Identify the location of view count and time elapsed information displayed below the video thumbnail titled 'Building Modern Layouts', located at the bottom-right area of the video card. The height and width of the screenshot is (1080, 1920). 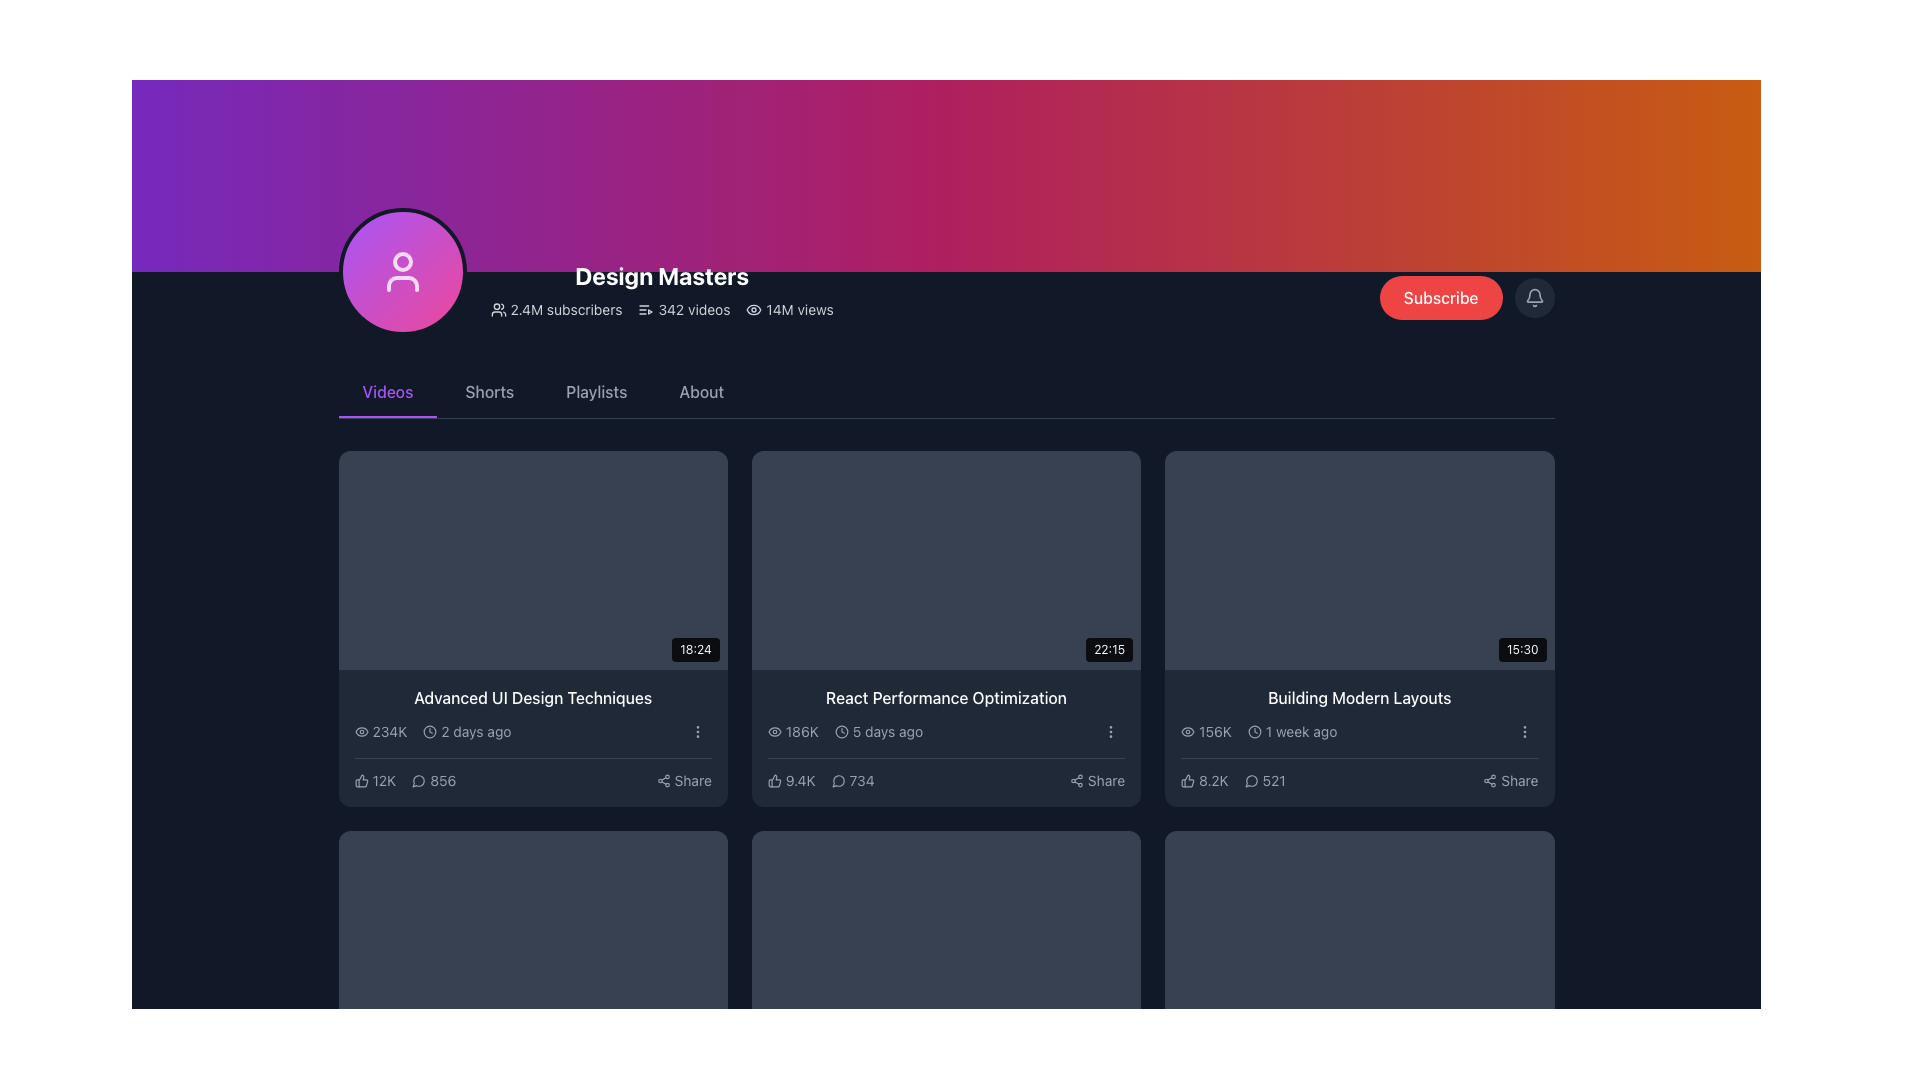
(1258, 732).